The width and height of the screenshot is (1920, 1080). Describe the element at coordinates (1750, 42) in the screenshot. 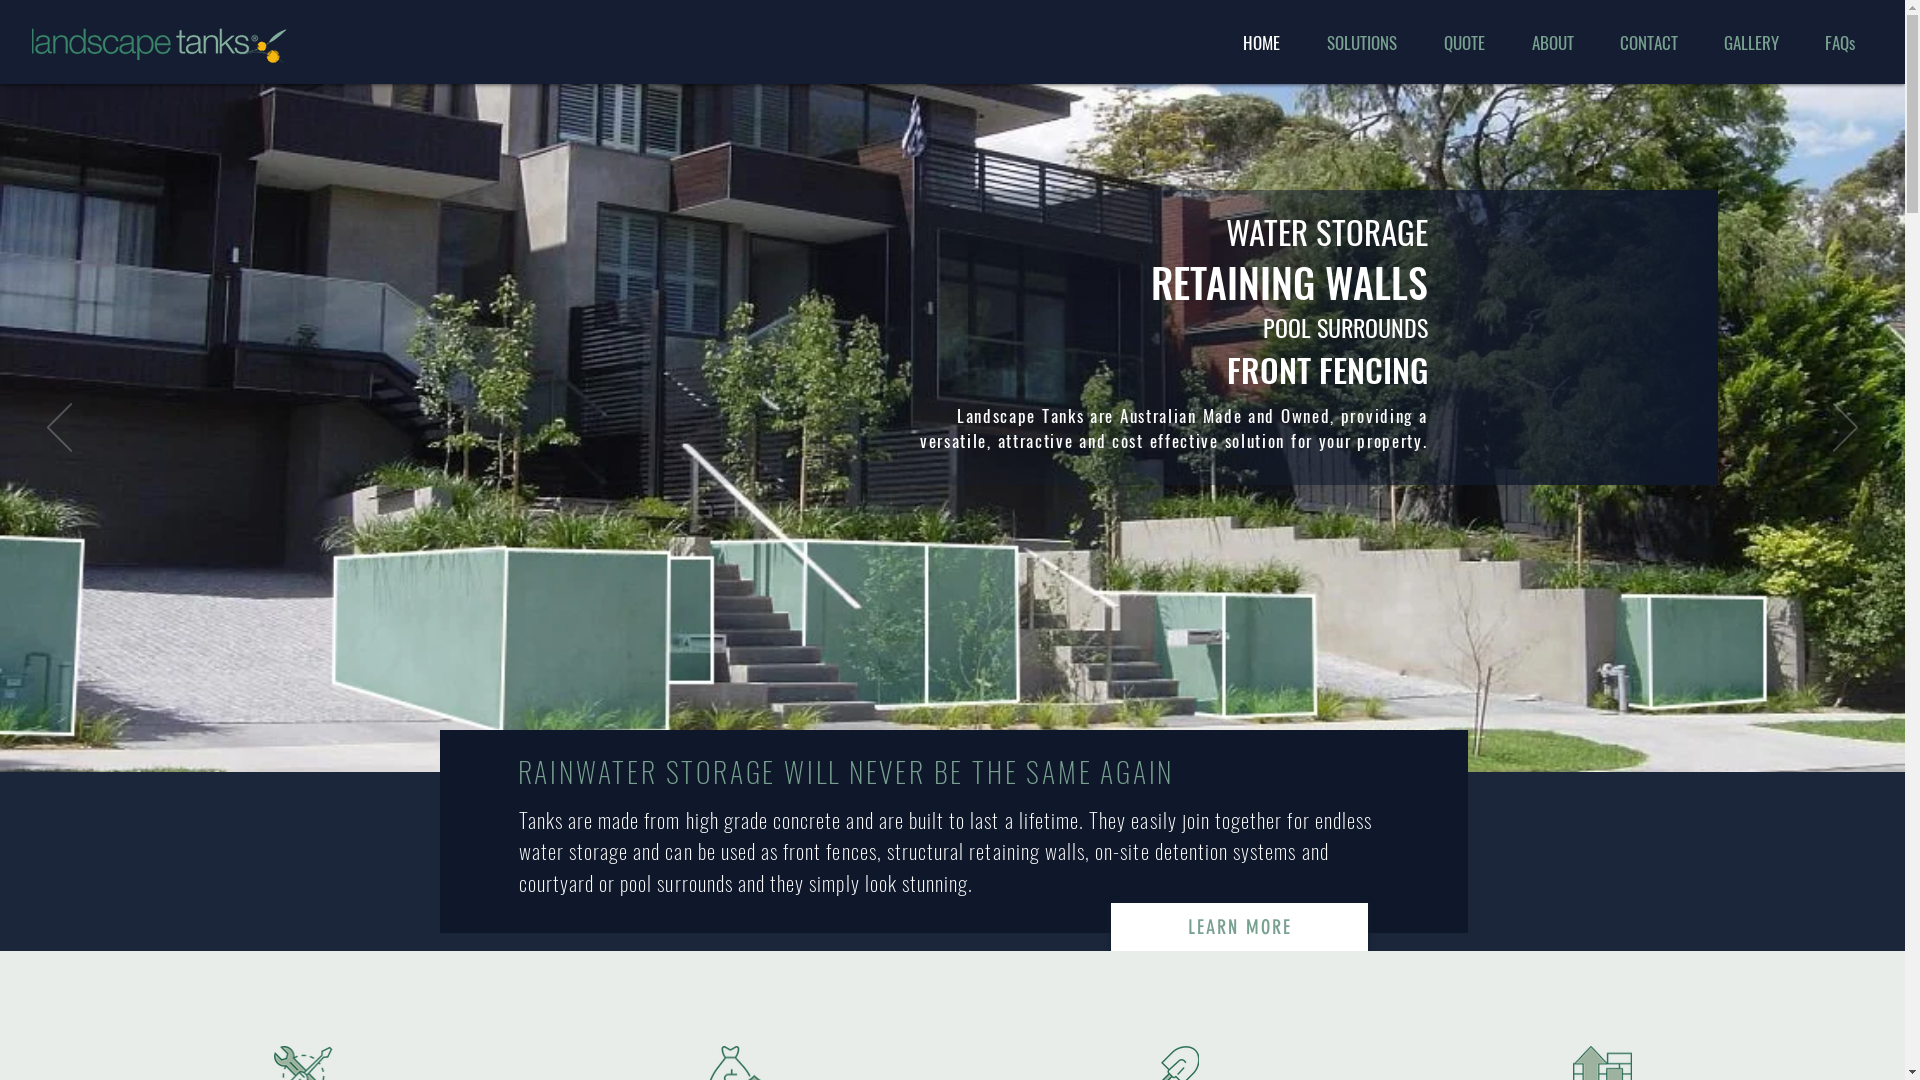

I see `'GALLERY'` at that location.